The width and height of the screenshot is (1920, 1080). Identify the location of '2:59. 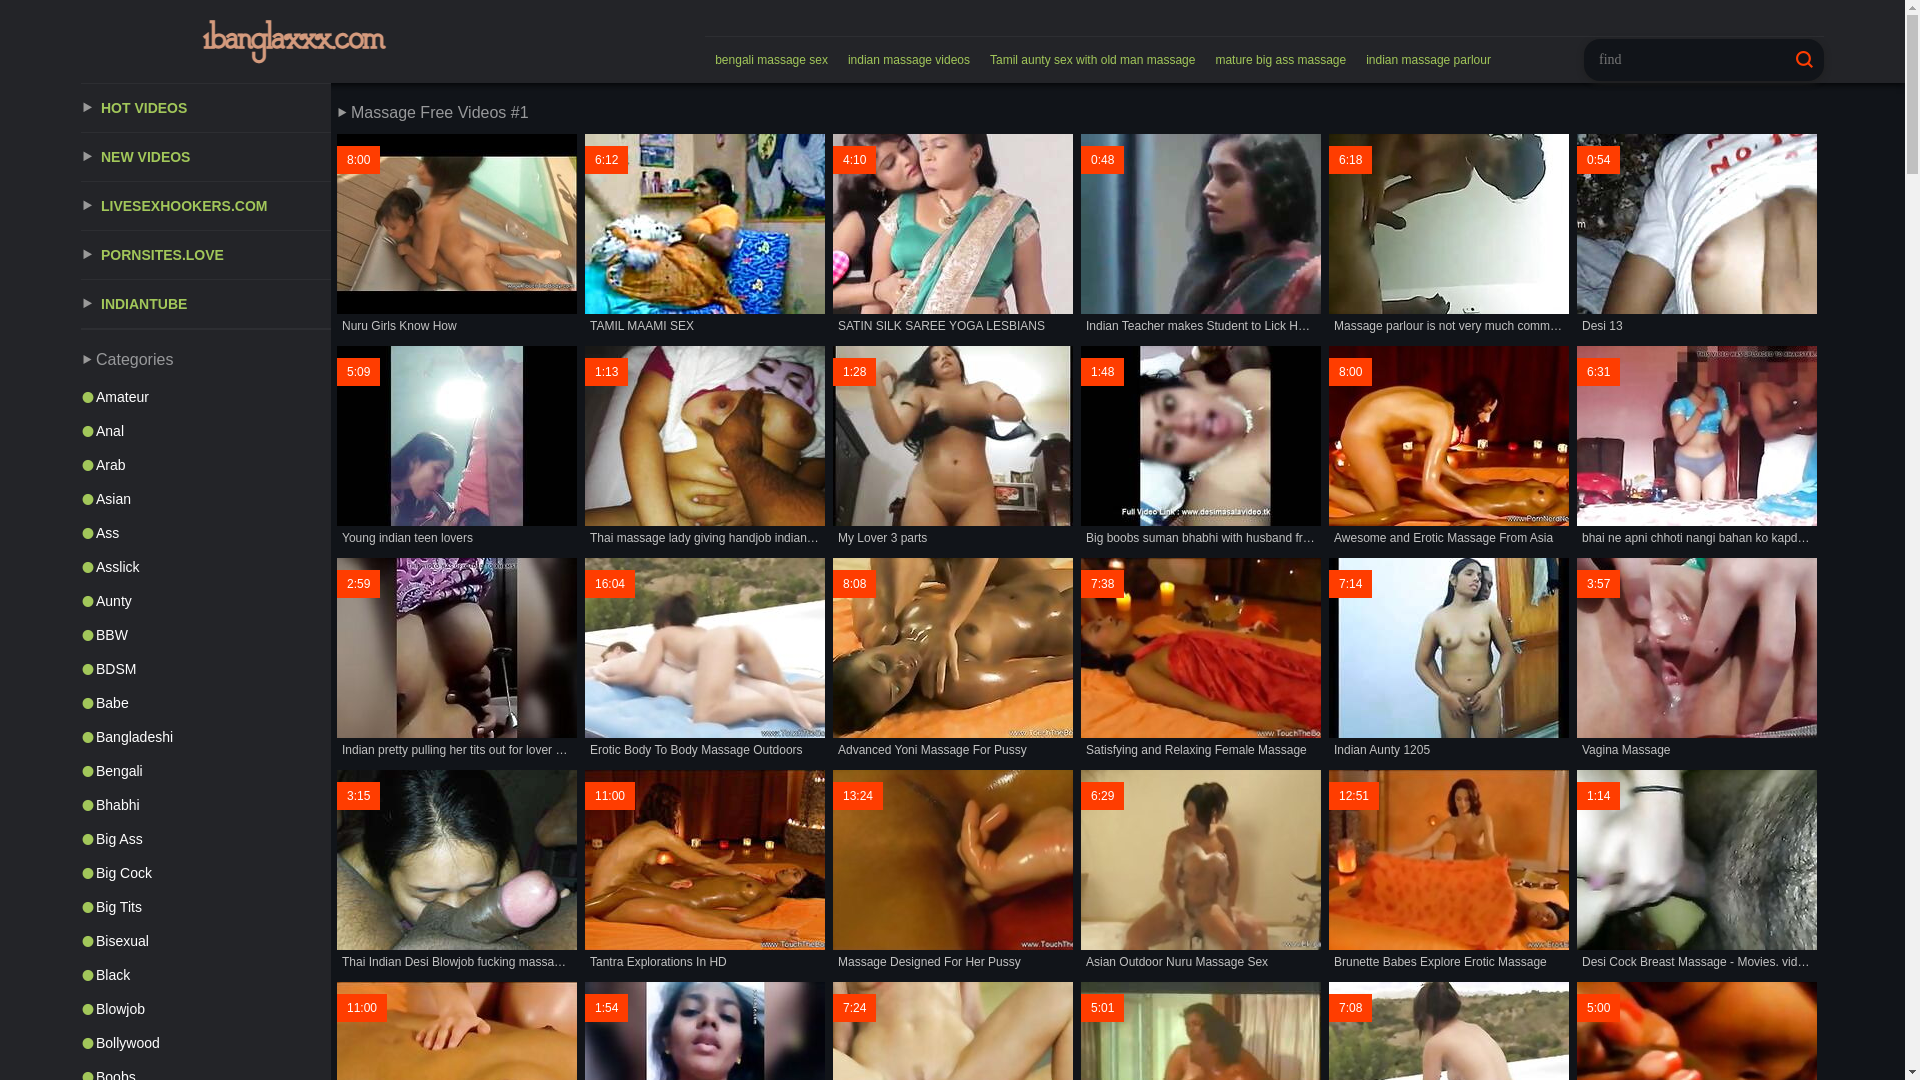
(455, 659).